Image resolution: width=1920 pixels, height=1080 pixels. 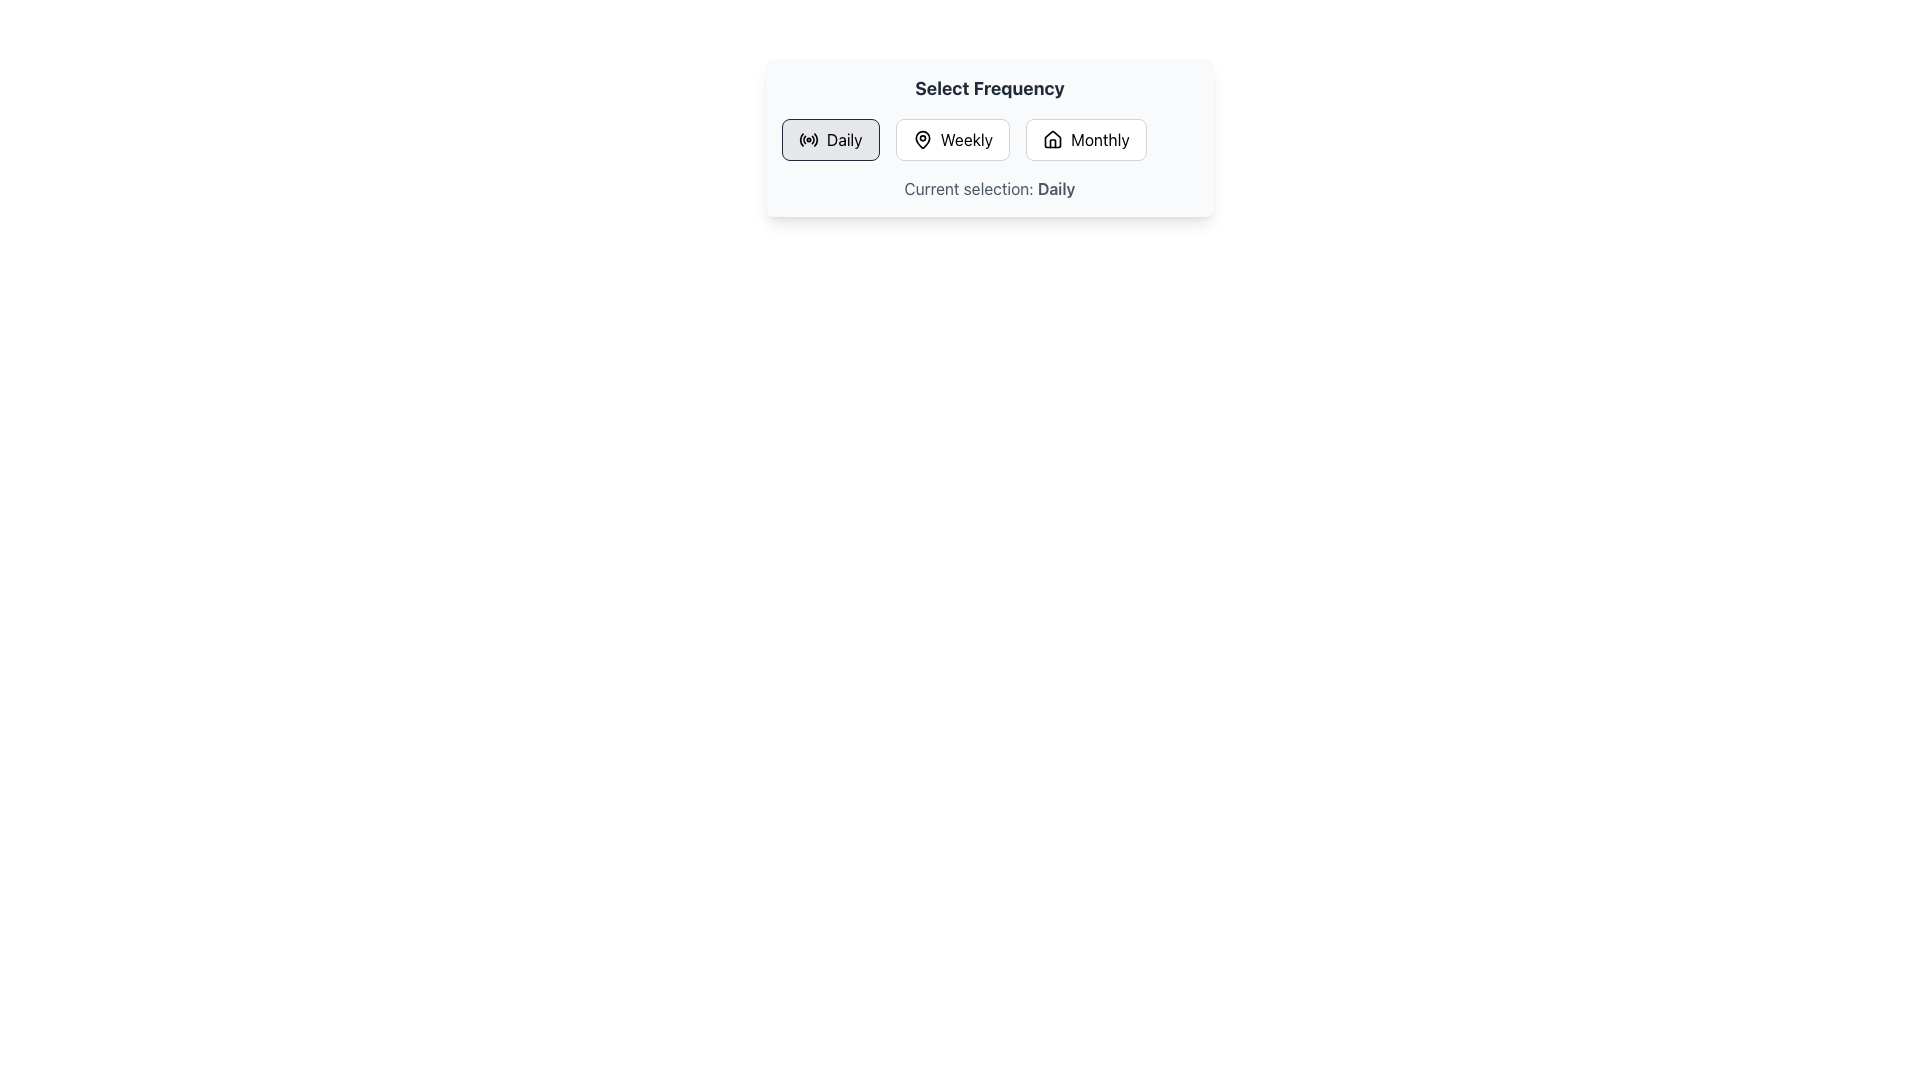 What do you see at coordinates (989, 137) in the screenshot?
I see `the 'Select Frequency' component` at bounding box center [989, 137].